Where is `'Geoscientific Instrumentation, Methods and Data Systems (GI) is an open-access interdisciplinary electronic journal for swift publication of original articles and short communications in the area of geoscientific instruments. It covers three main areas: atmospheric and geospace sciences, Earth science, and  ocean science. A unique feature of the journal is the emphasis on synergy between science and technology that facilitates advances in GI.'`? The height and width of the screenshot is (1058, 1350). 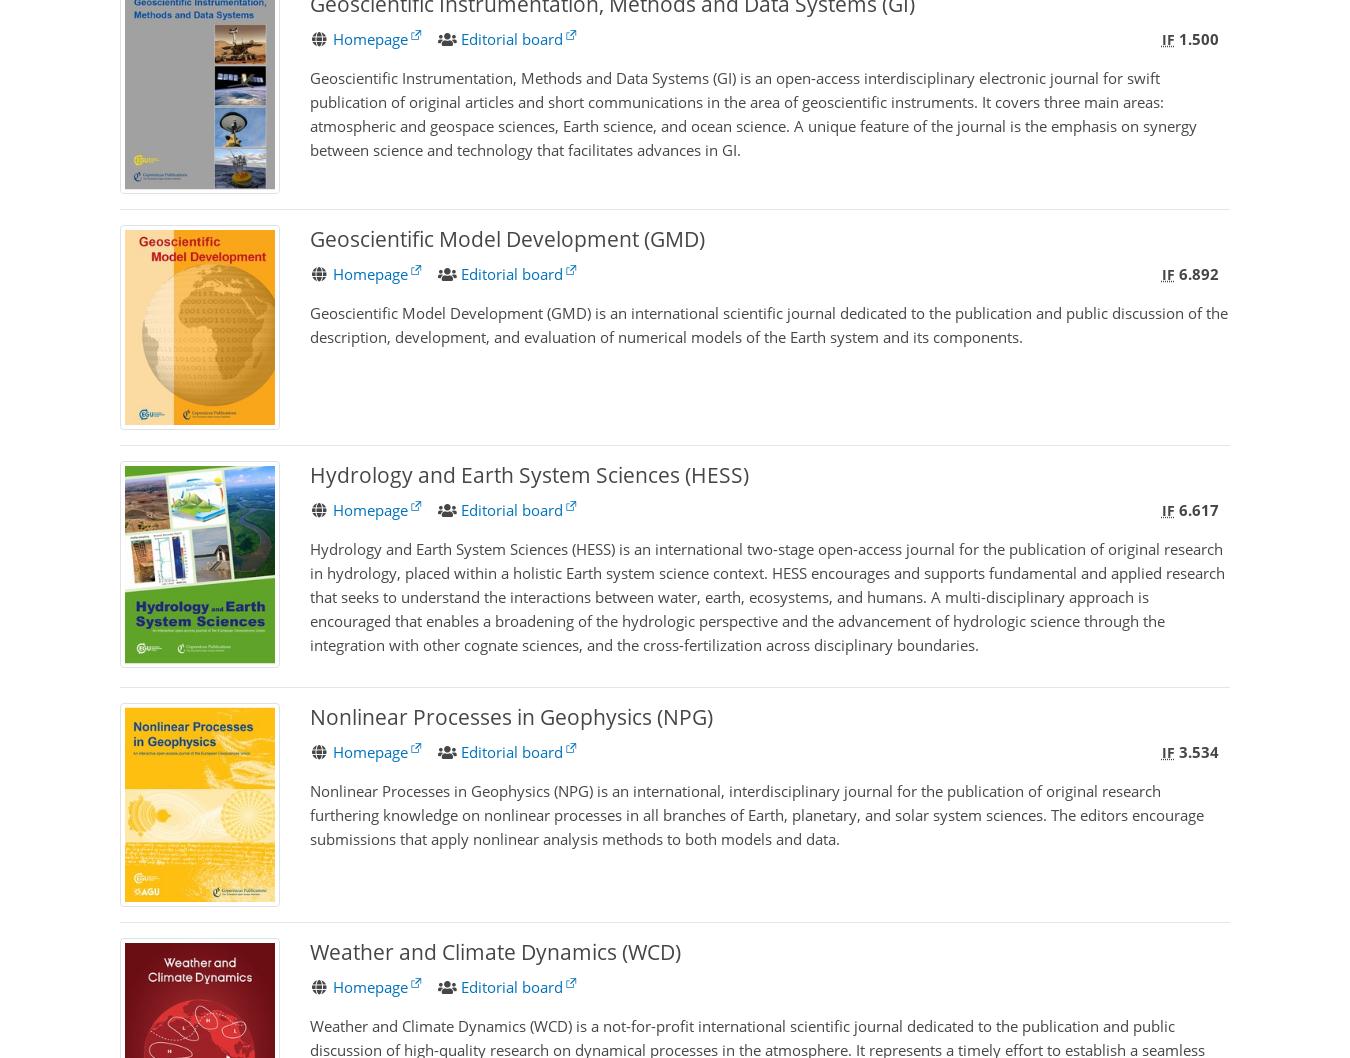
'Geoscientific Instrumentation, Methods and Data Systems (GI) is an open-access interdisciplinary electronic journal for swift publication of original articles and short communications in the area of geoscientific instruments. It covers three main areas: atmospheric and geospace sciences, Earth science, and  ocean science. A unique feature of the journal is the emphasis on synergy between science and technology that facilitates advances in GI.' is located at coordinates (752, 111).